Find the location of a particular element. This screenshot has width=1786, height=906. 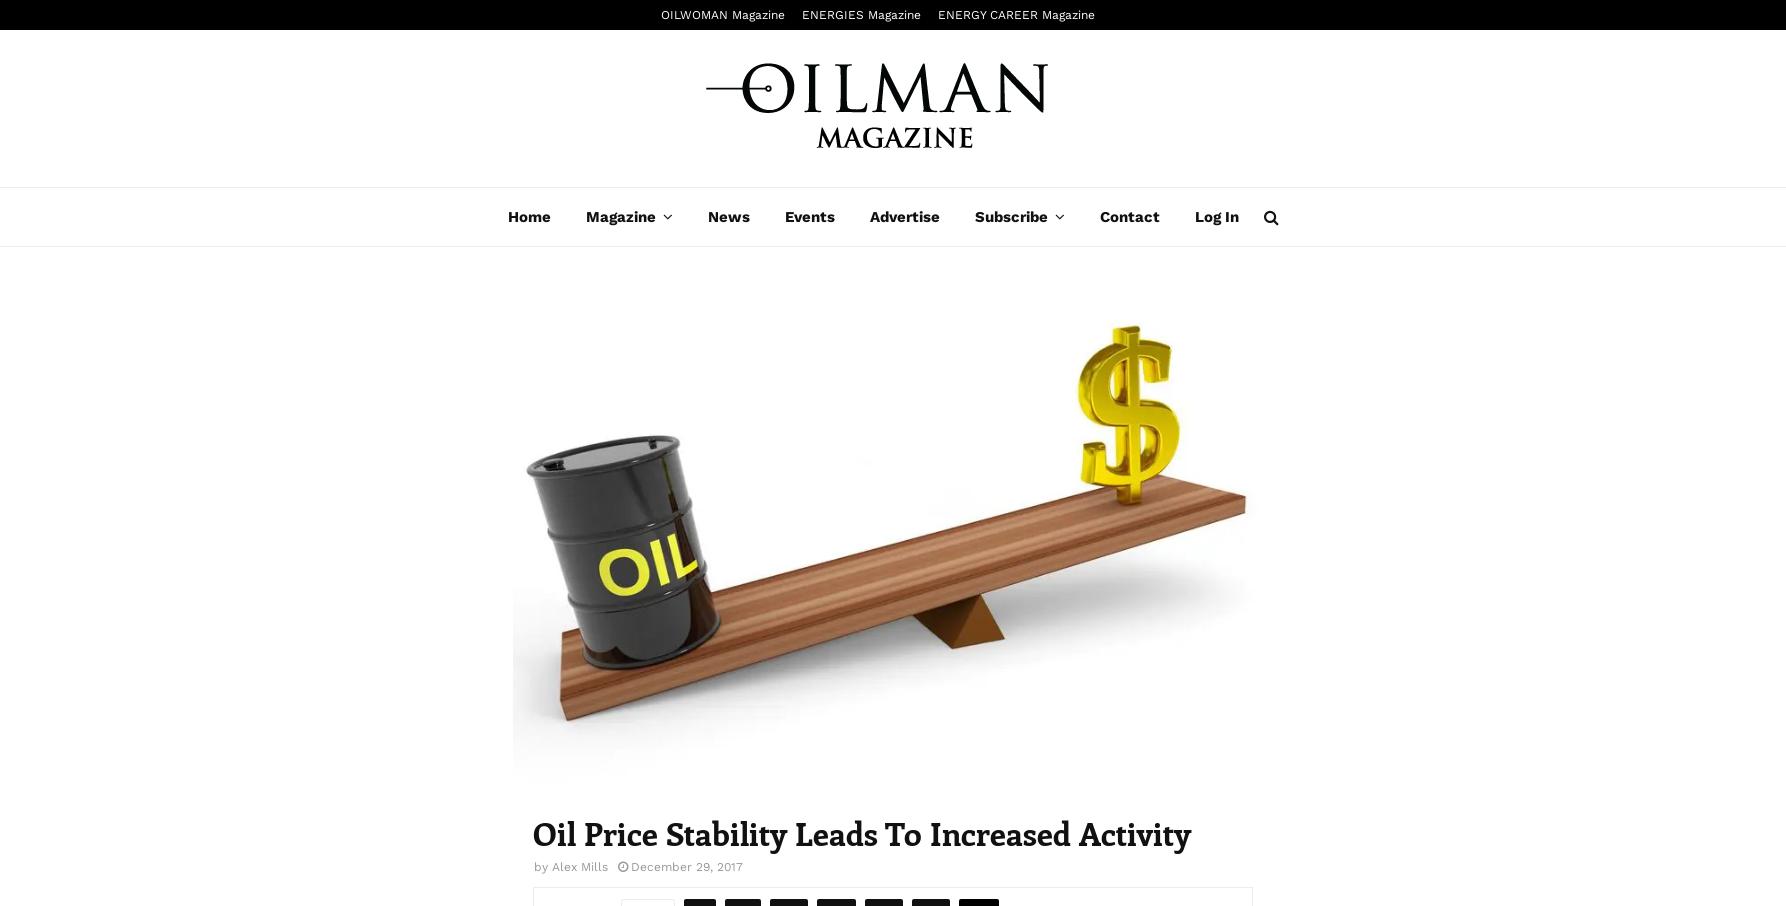

'Advertise' is located at coordinates (868, 215).